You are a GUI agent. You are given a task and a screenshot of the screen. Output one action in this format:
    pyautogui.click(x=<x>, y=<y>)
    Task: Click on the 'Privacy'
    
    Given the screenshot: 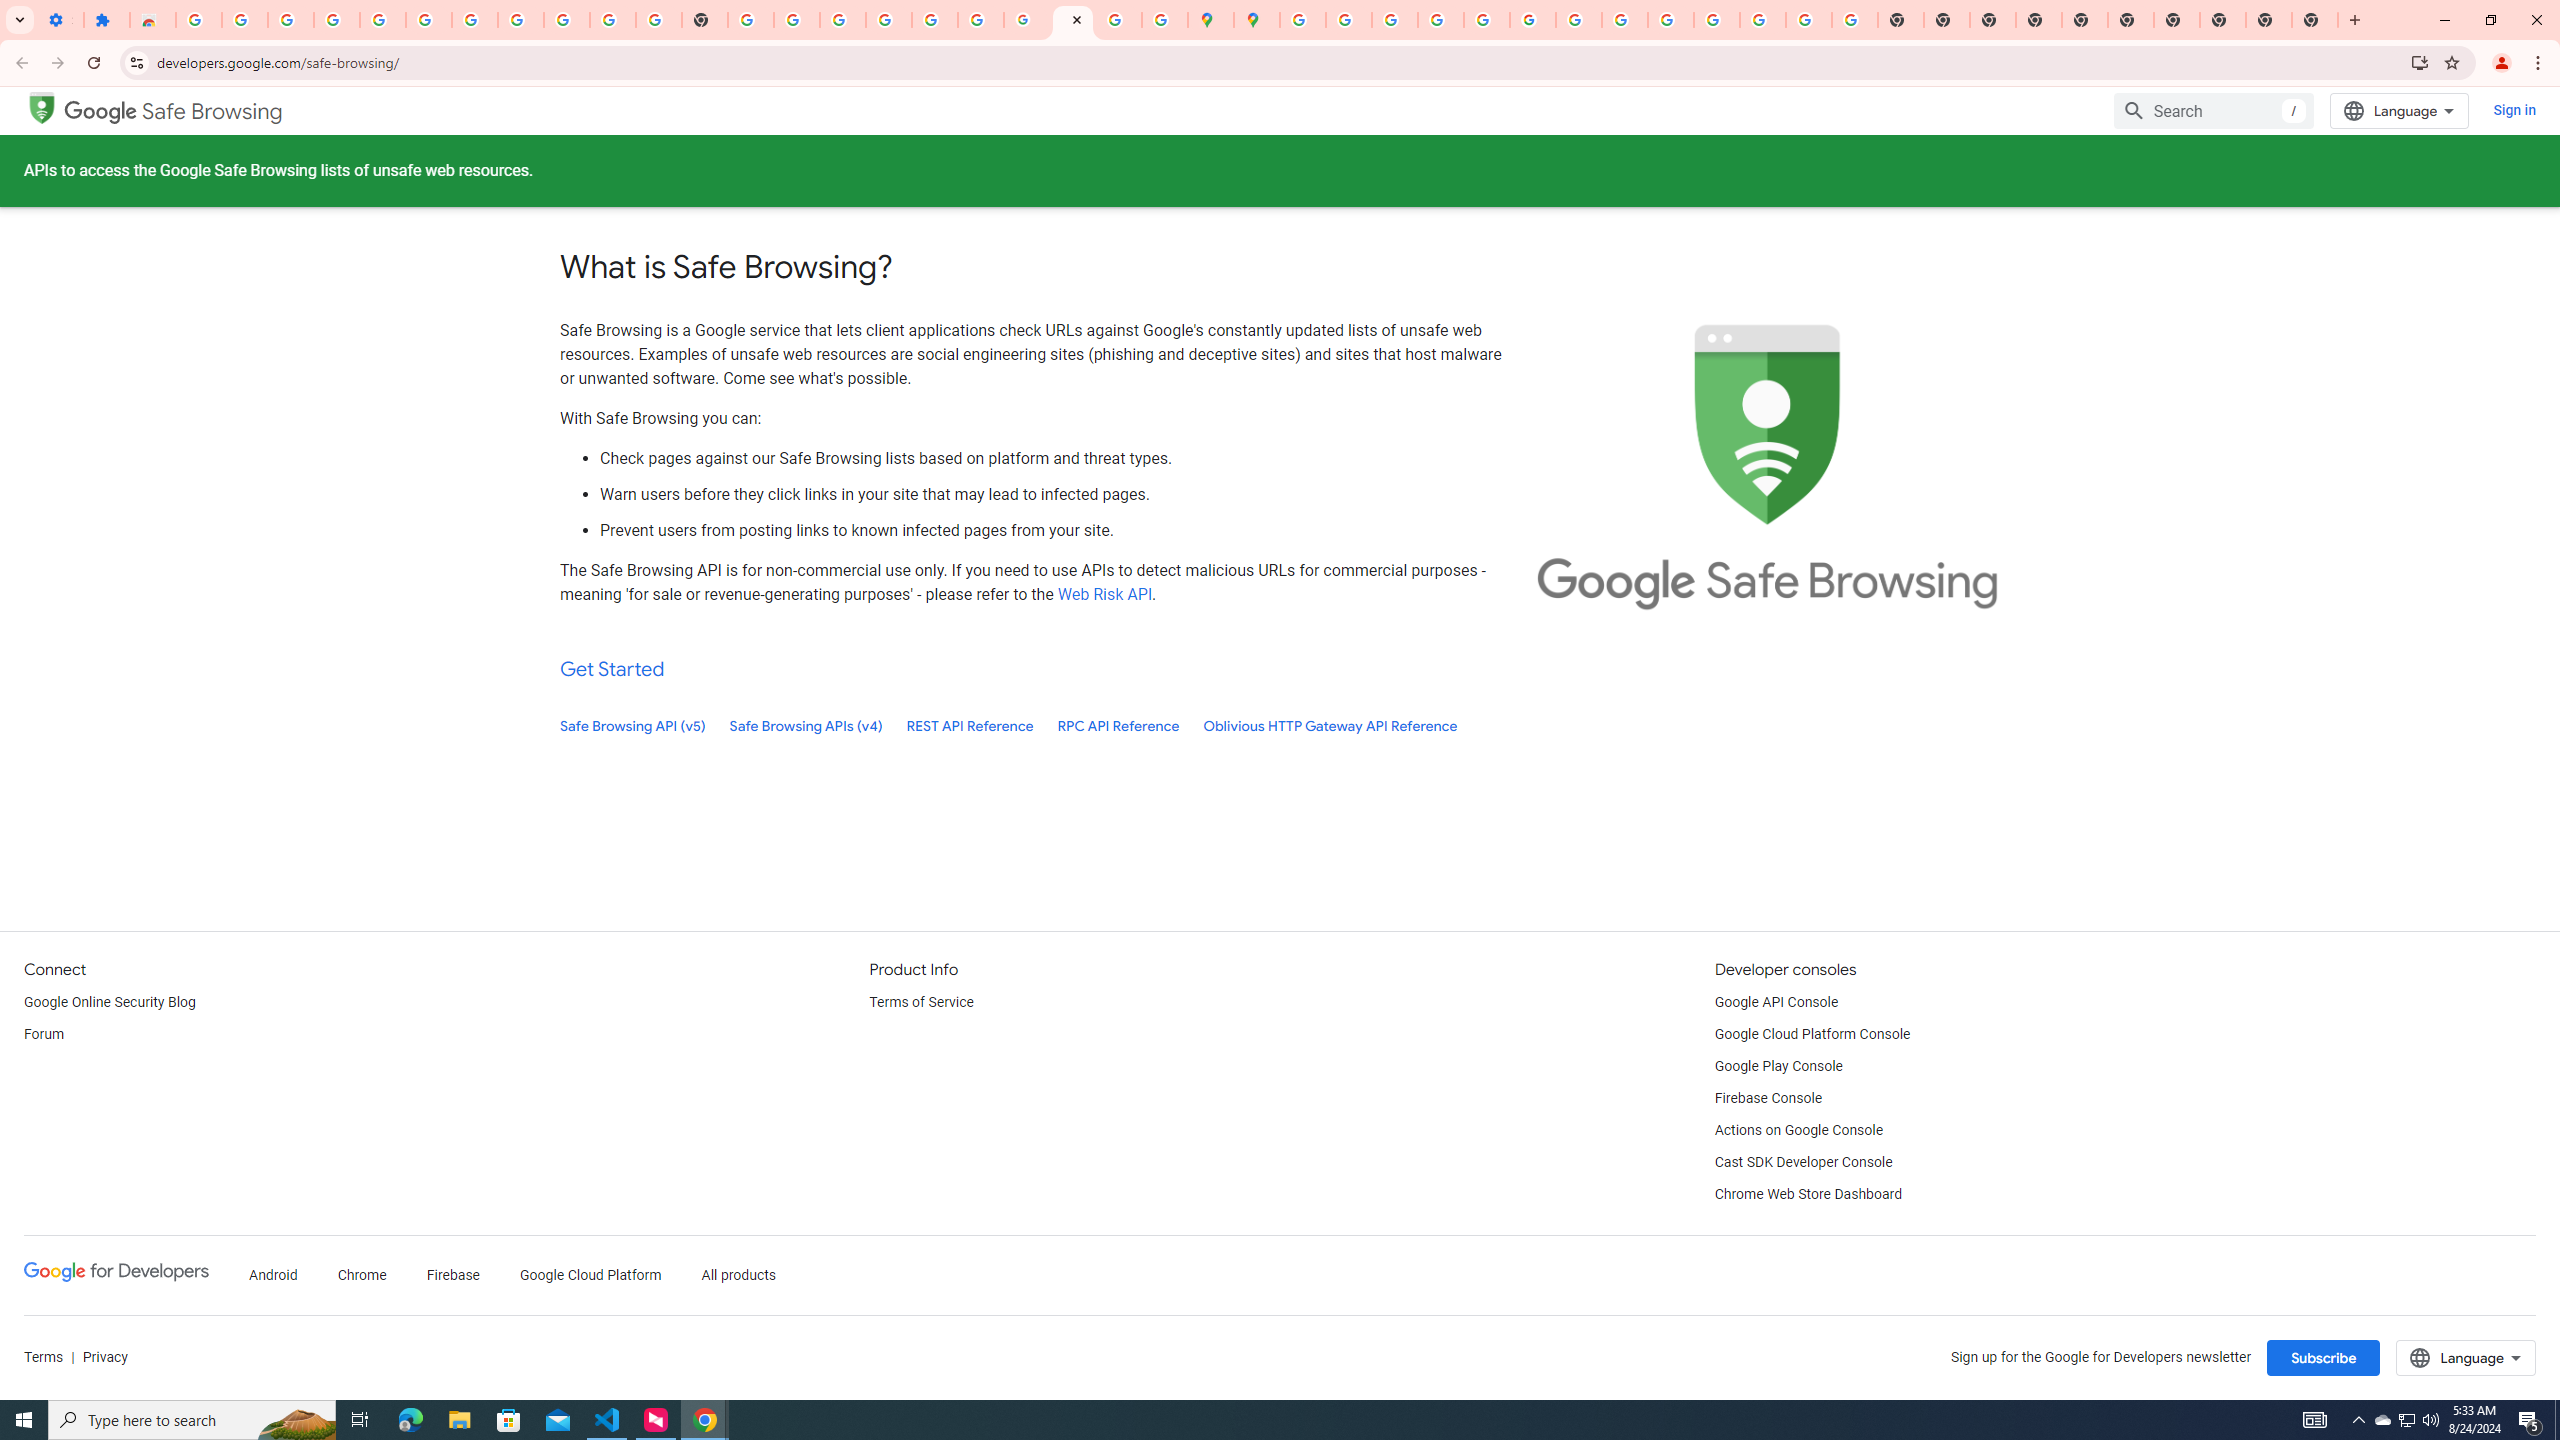 What is the action you would take?
    pyautogui.click(x=103, y=1357)
    